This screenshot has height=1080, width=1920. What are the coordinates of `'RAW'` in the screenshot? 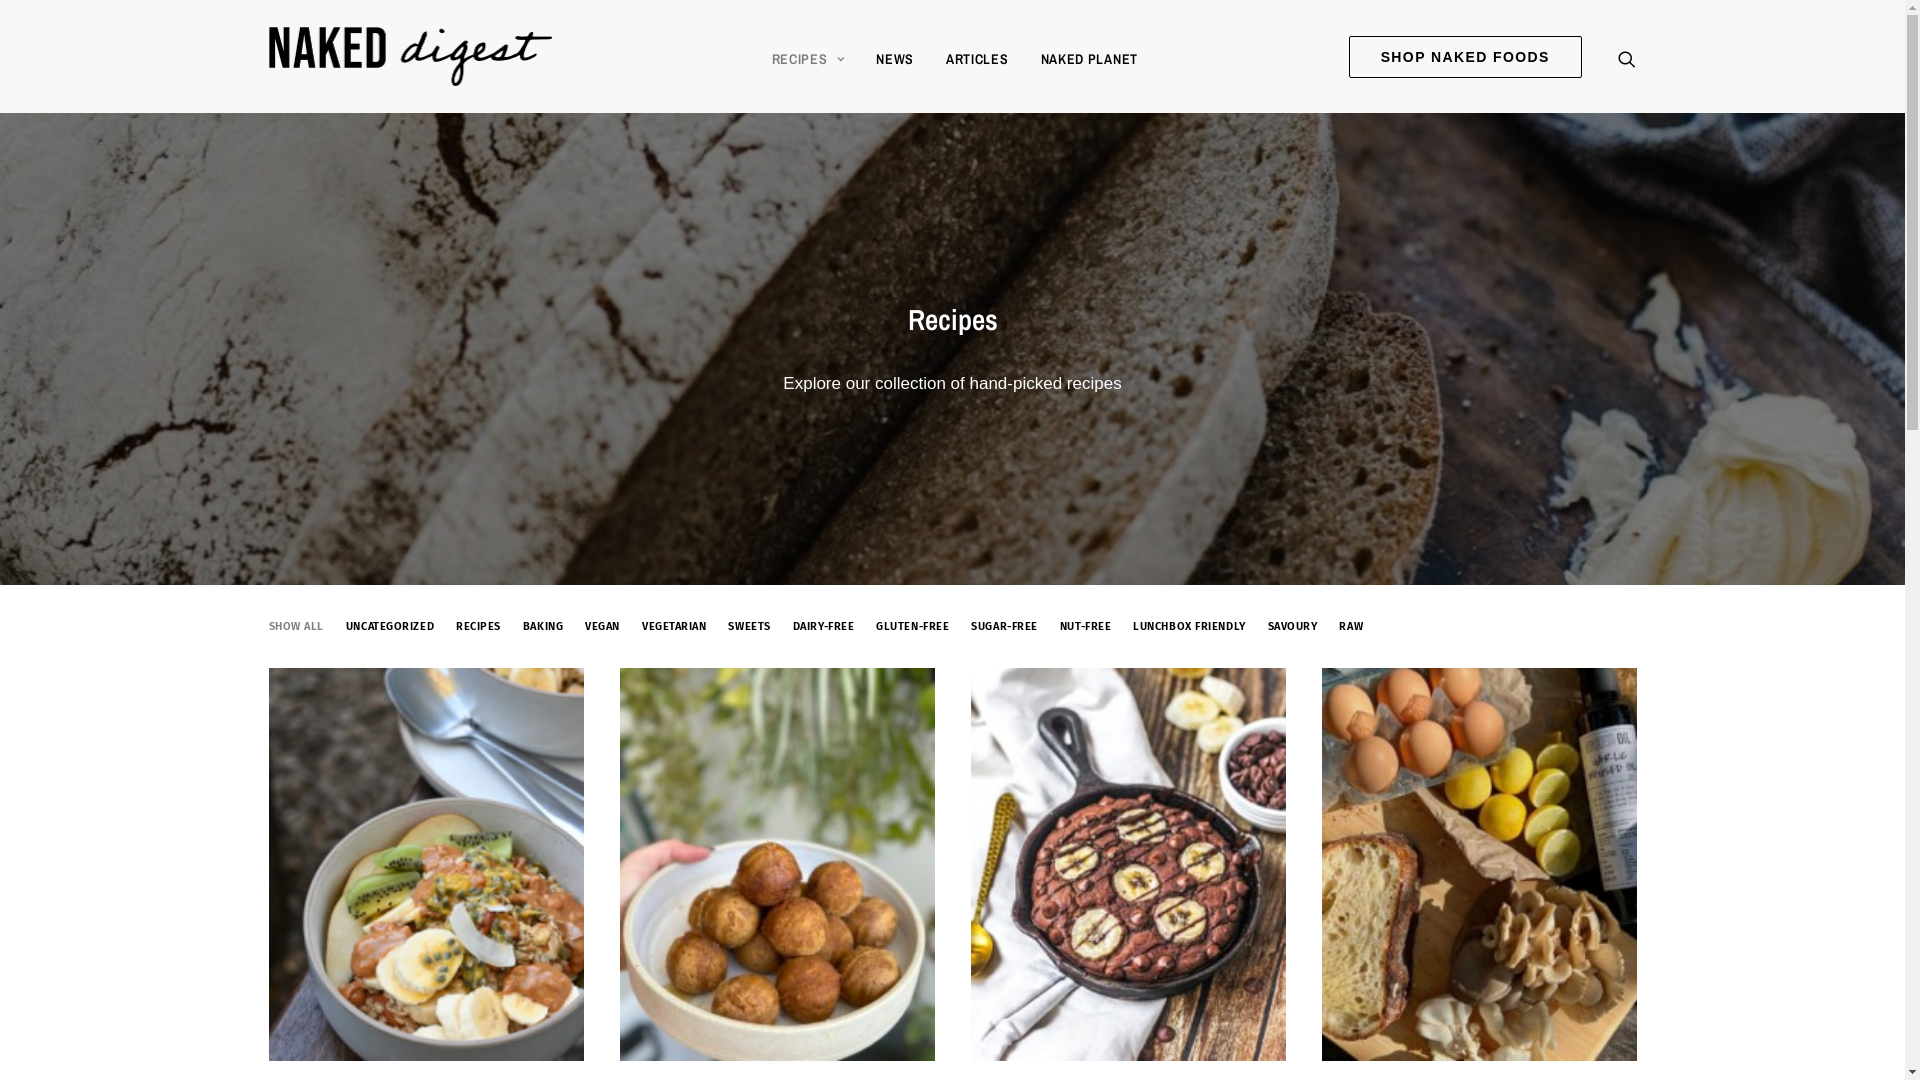 It's located at (1350, 625).